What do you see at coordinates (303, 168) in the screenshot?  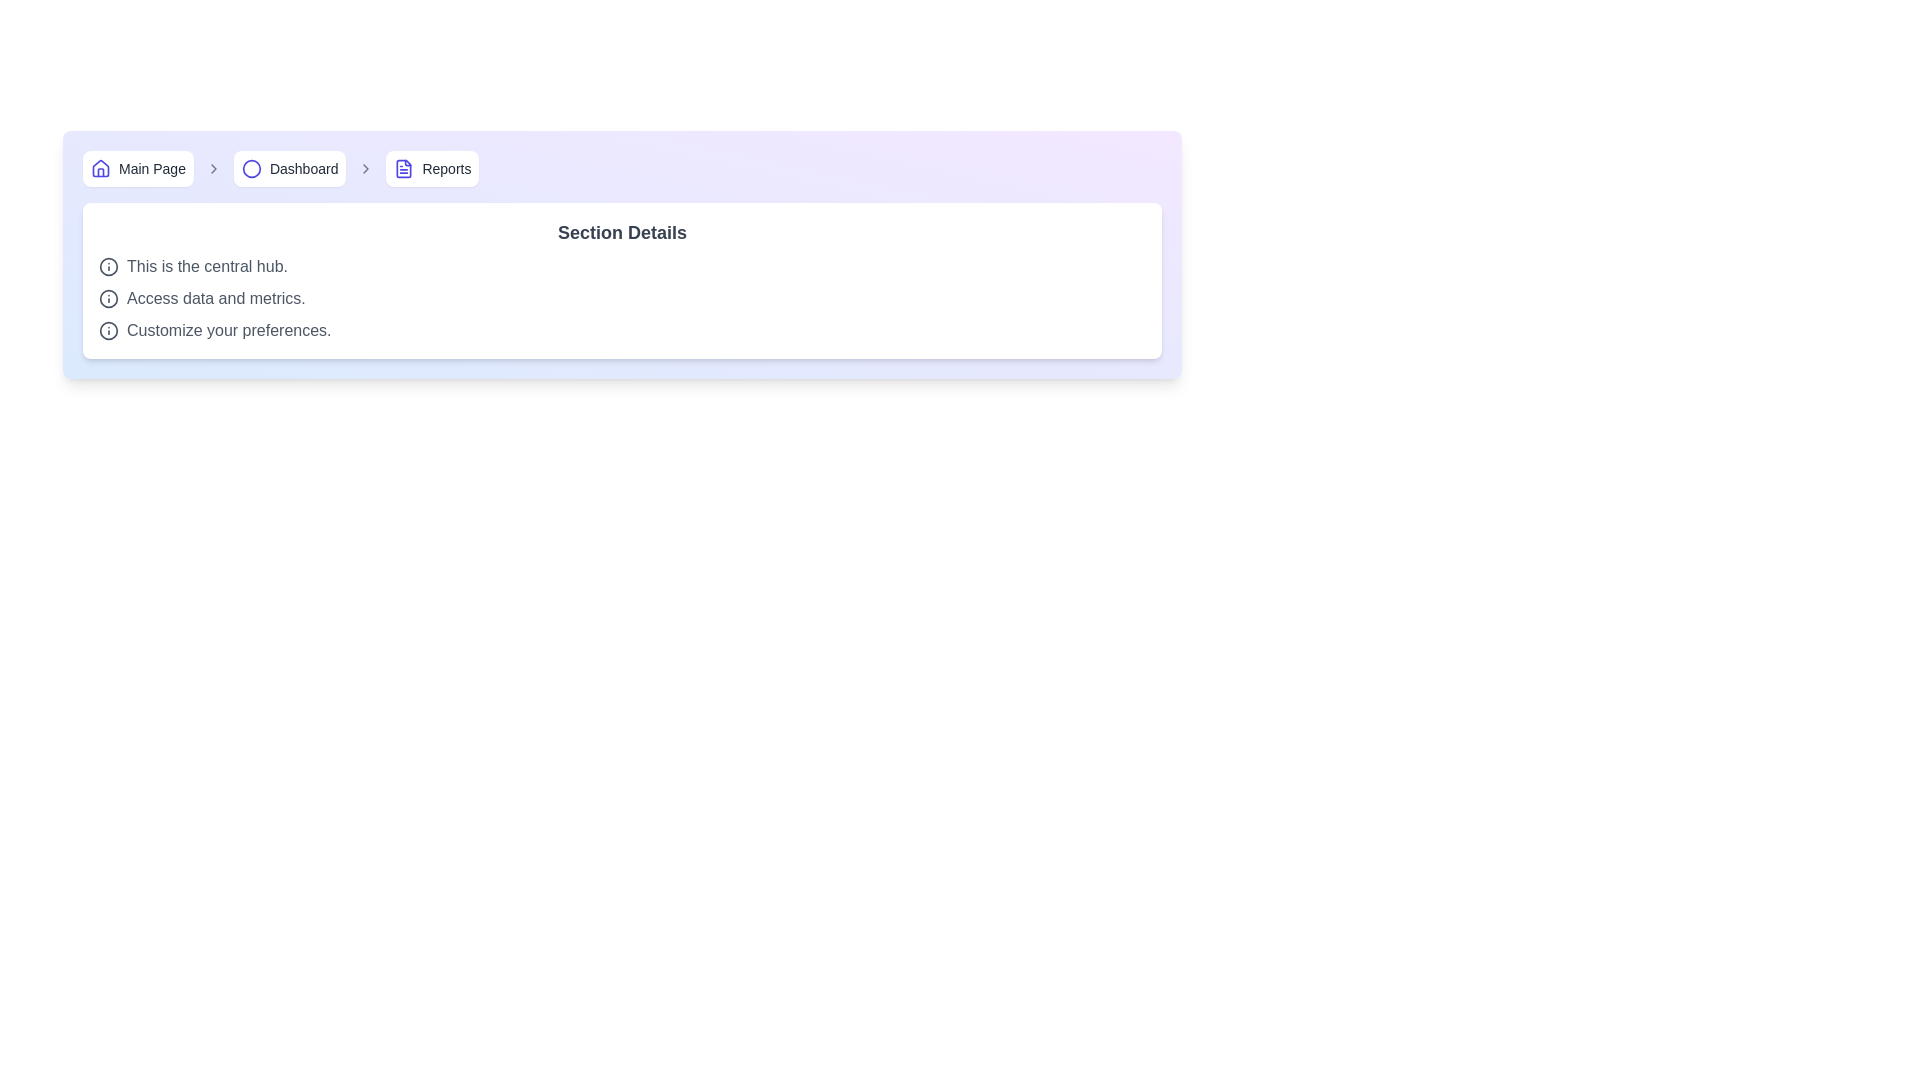 I see `the breadcrumb navigation label that represents the current section, positioned between 'Main Page' and 'Reports'` at bounding box center [303, 168].